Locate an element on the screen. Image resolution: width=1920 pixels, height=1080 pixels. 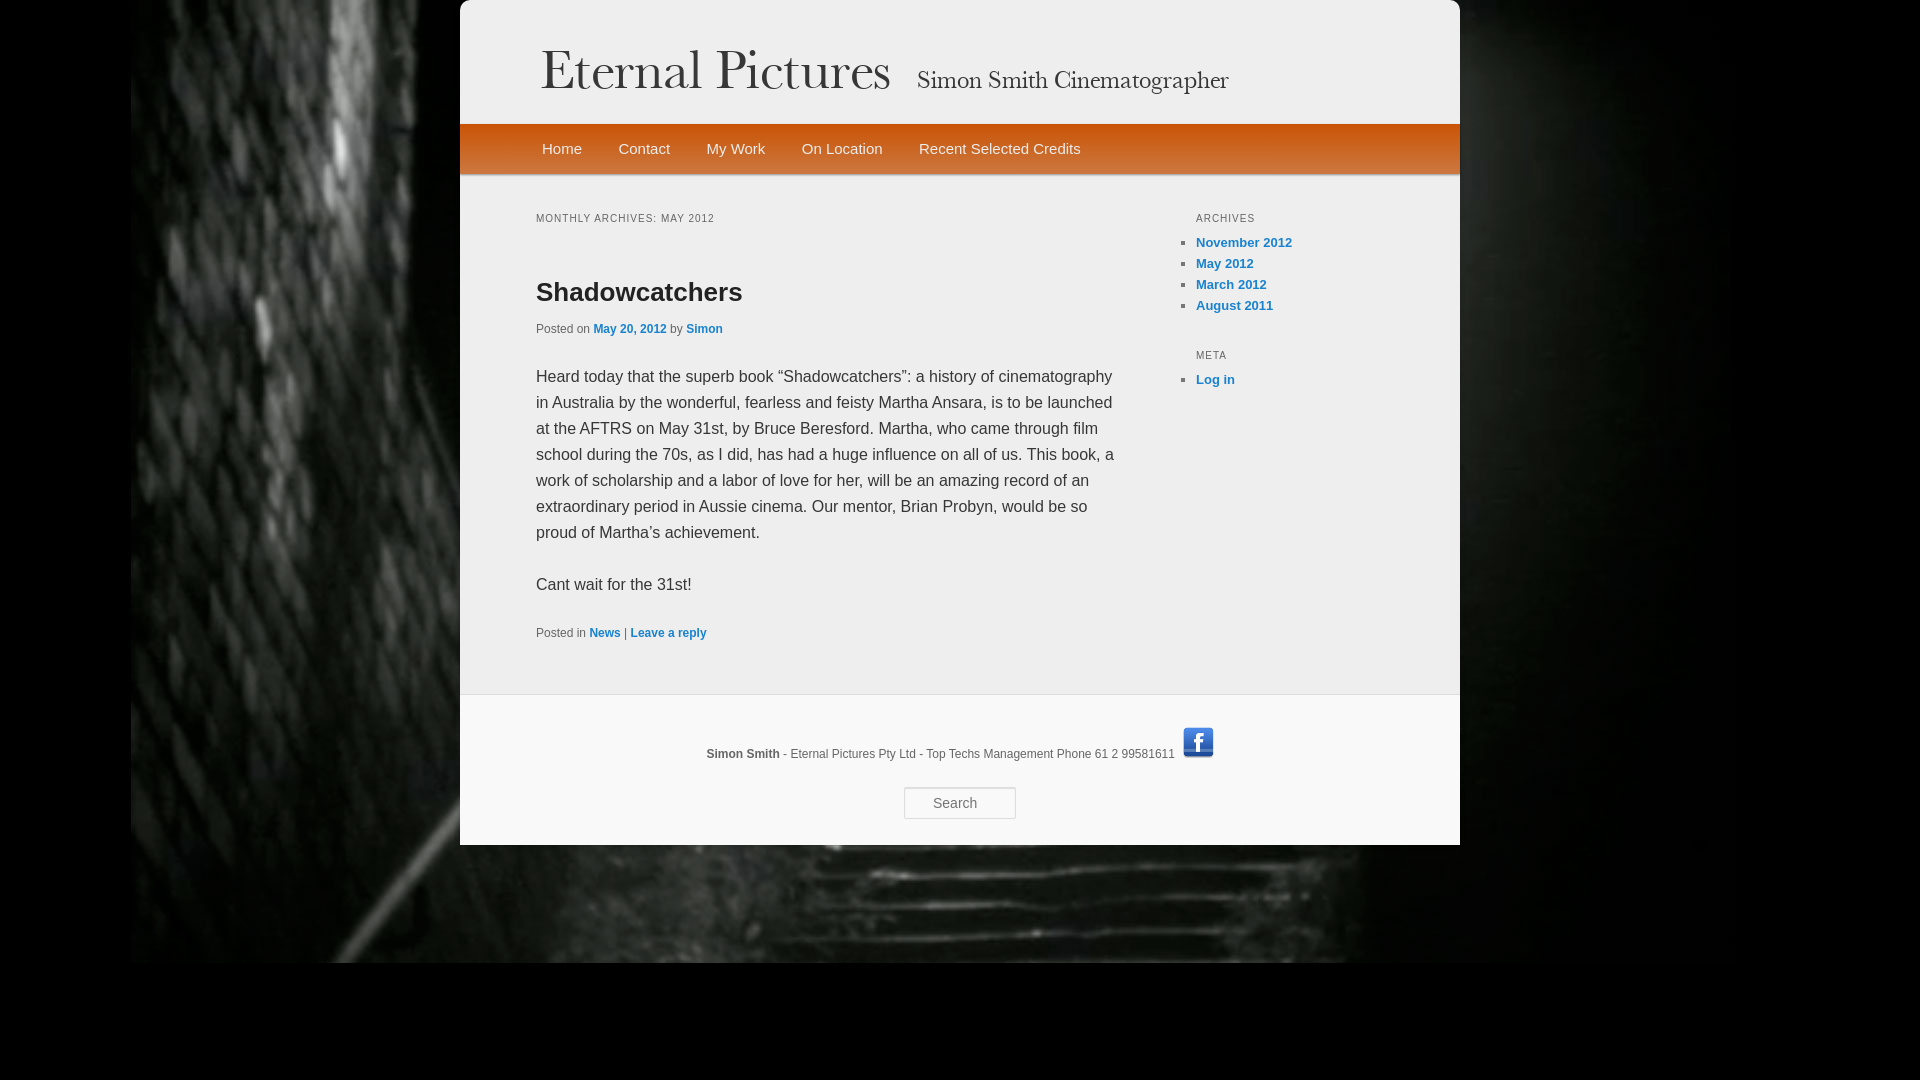
'November 2012' is located at coordinates (1242, 241).